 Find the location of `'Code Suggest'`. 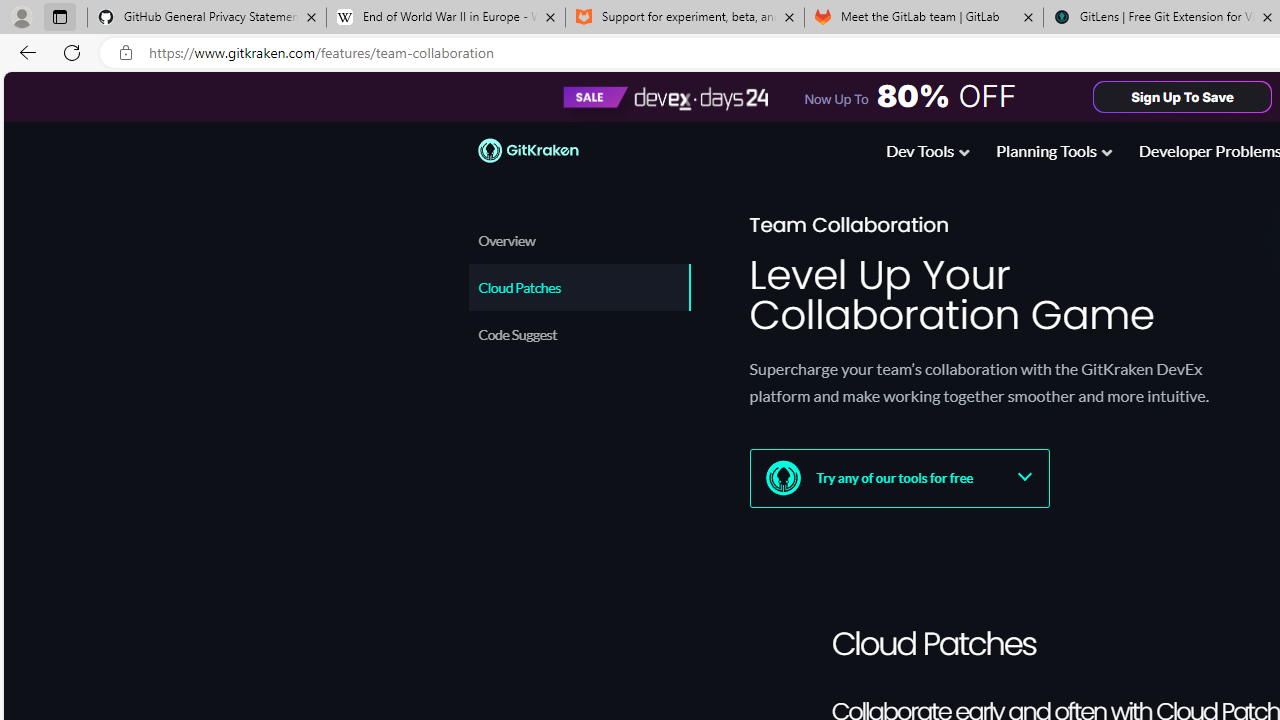

'Code Suggest' is located at coordinates (576, 333).